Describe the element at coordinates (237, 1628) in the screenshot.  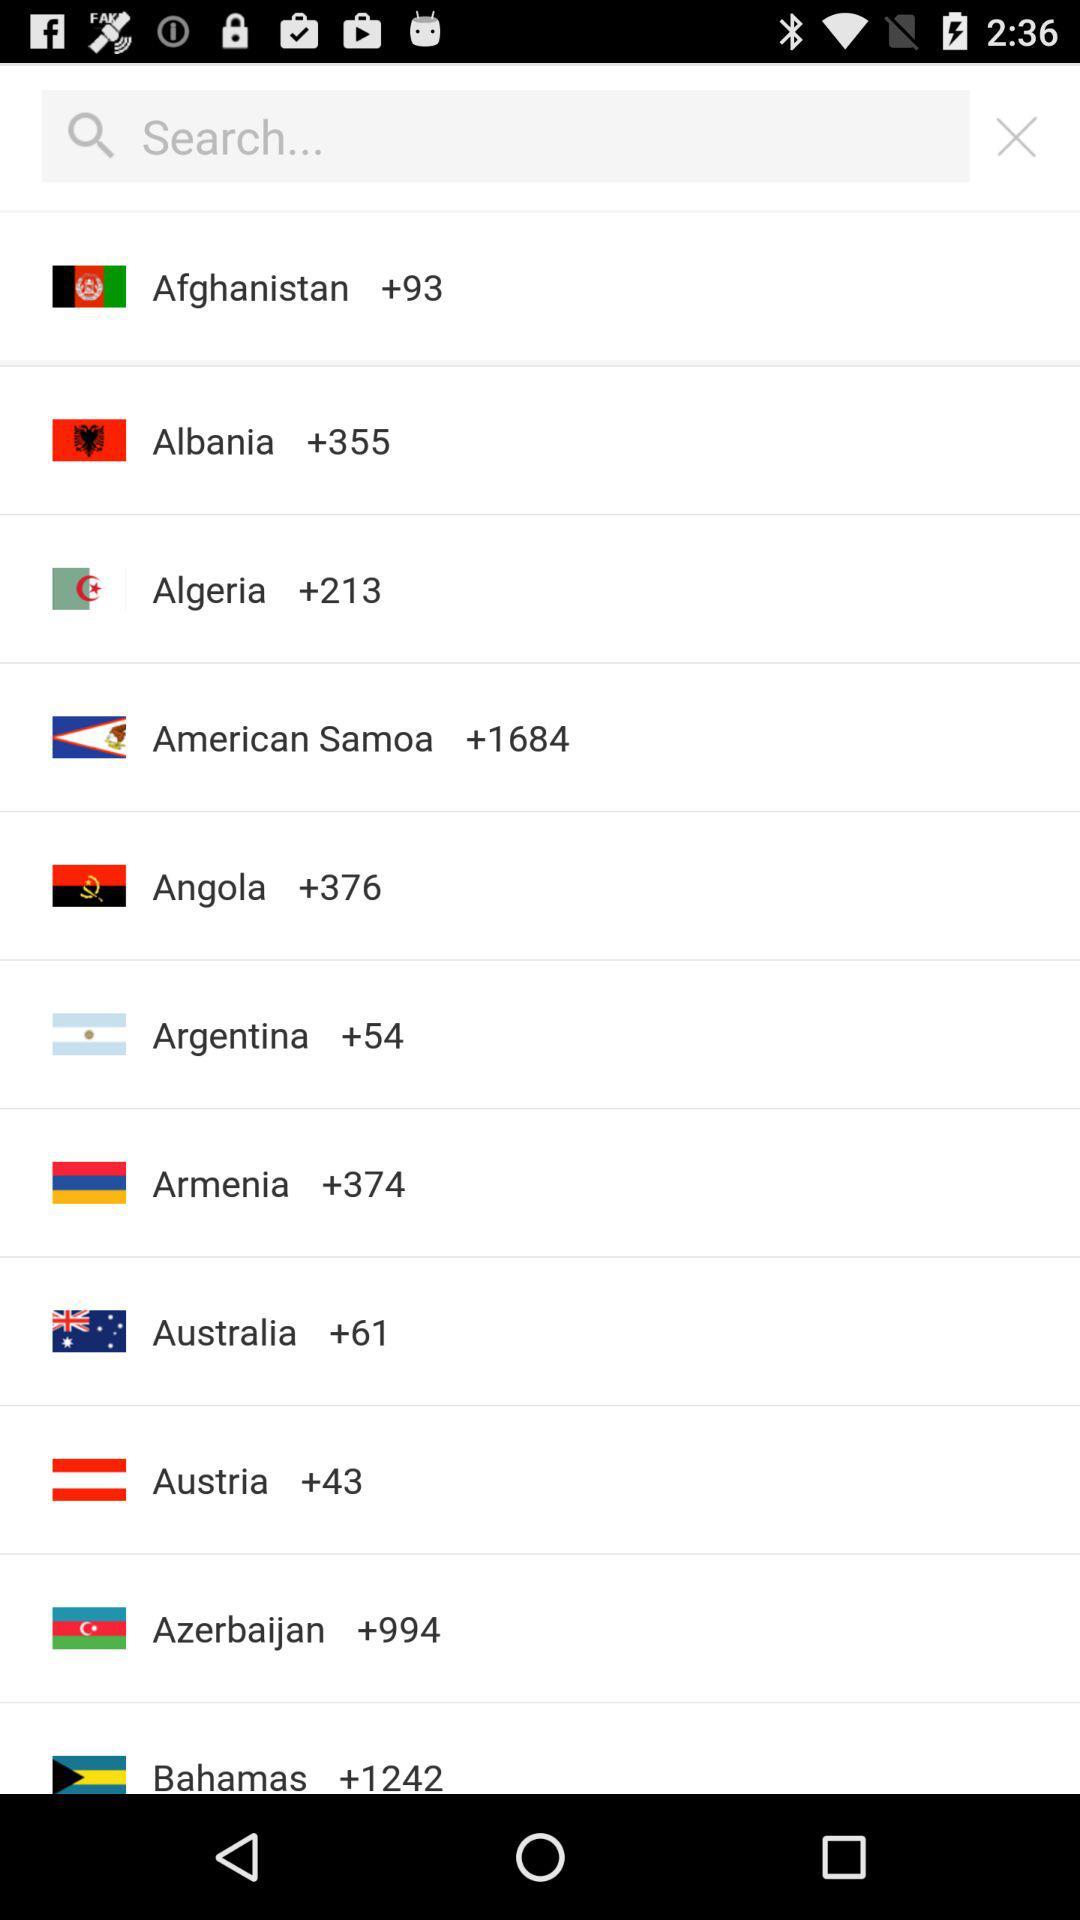
I see `the app next to the +1242 app` at that location.